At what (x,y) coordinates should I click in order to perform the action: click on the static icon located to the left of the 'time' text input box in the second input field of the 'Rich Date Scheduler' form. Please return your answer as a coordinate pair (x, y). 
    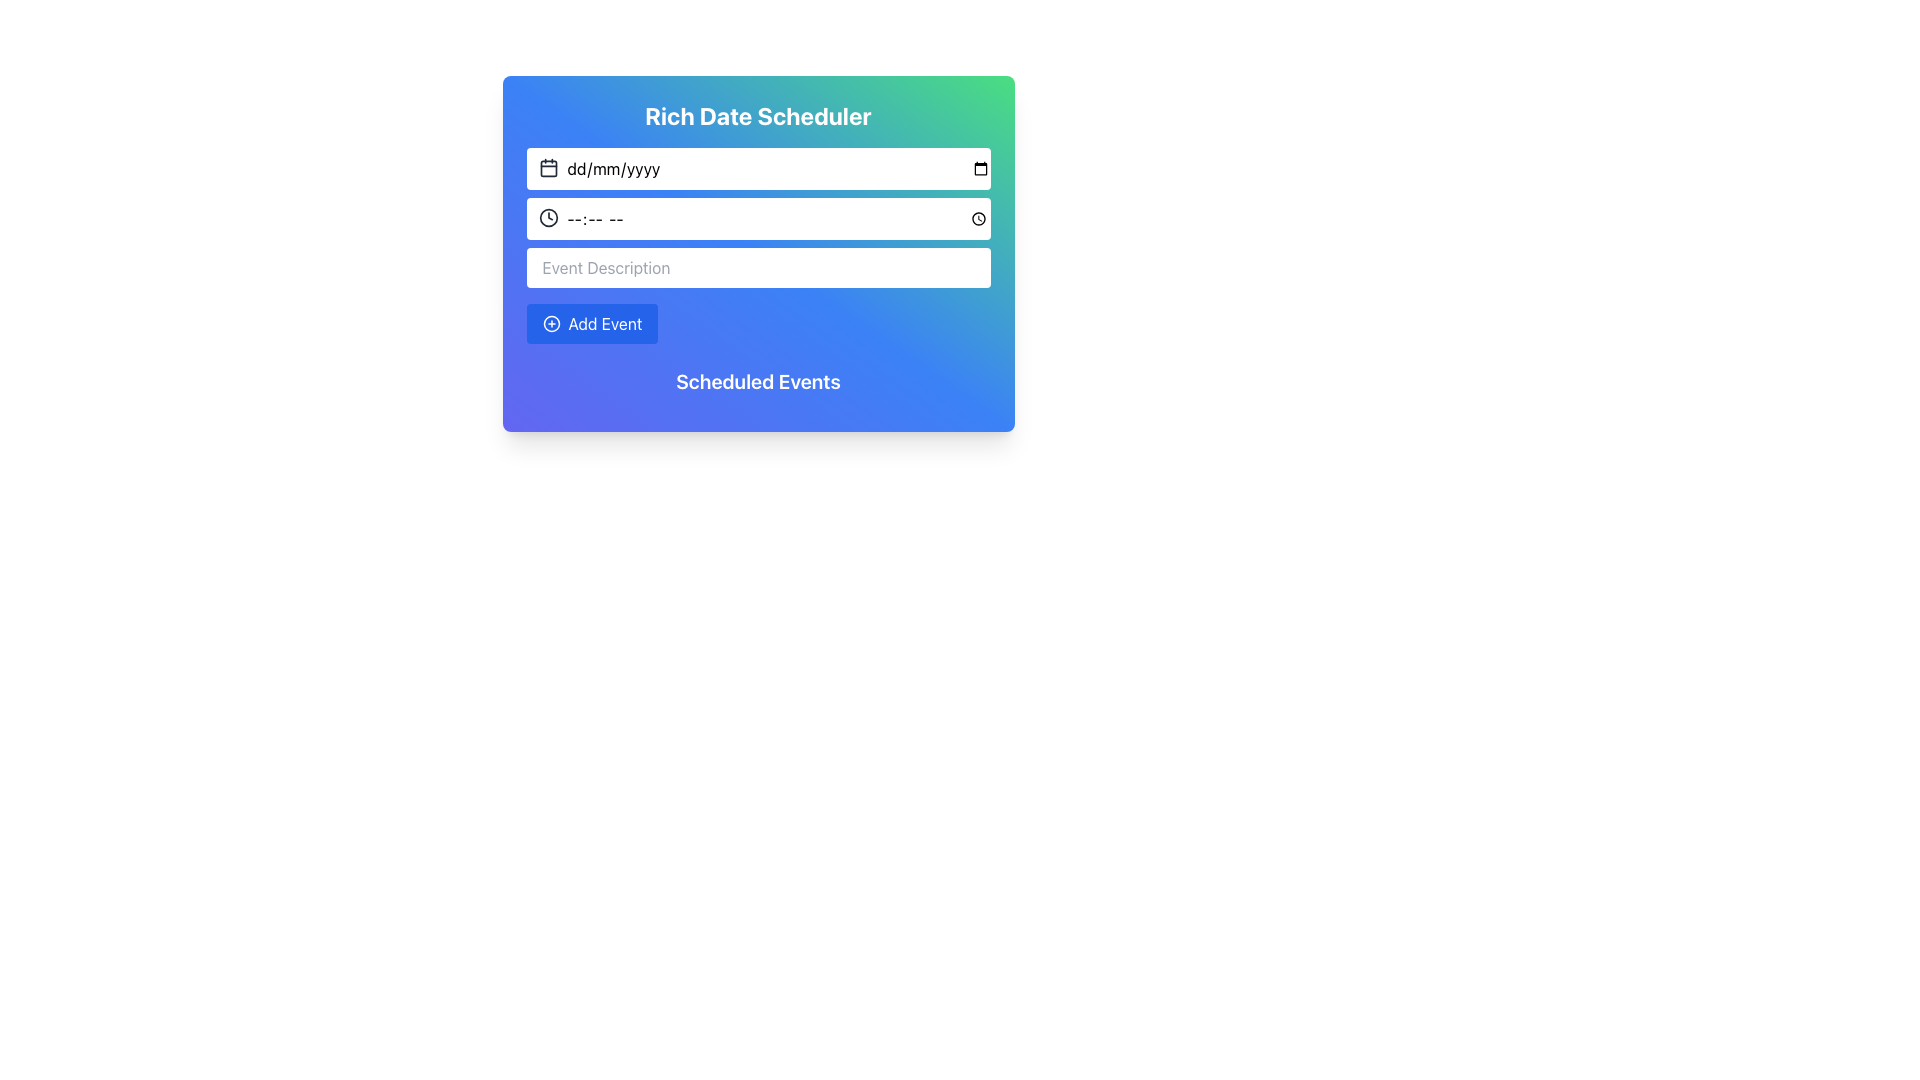
    Looking at the image, I should click on (548, 218).